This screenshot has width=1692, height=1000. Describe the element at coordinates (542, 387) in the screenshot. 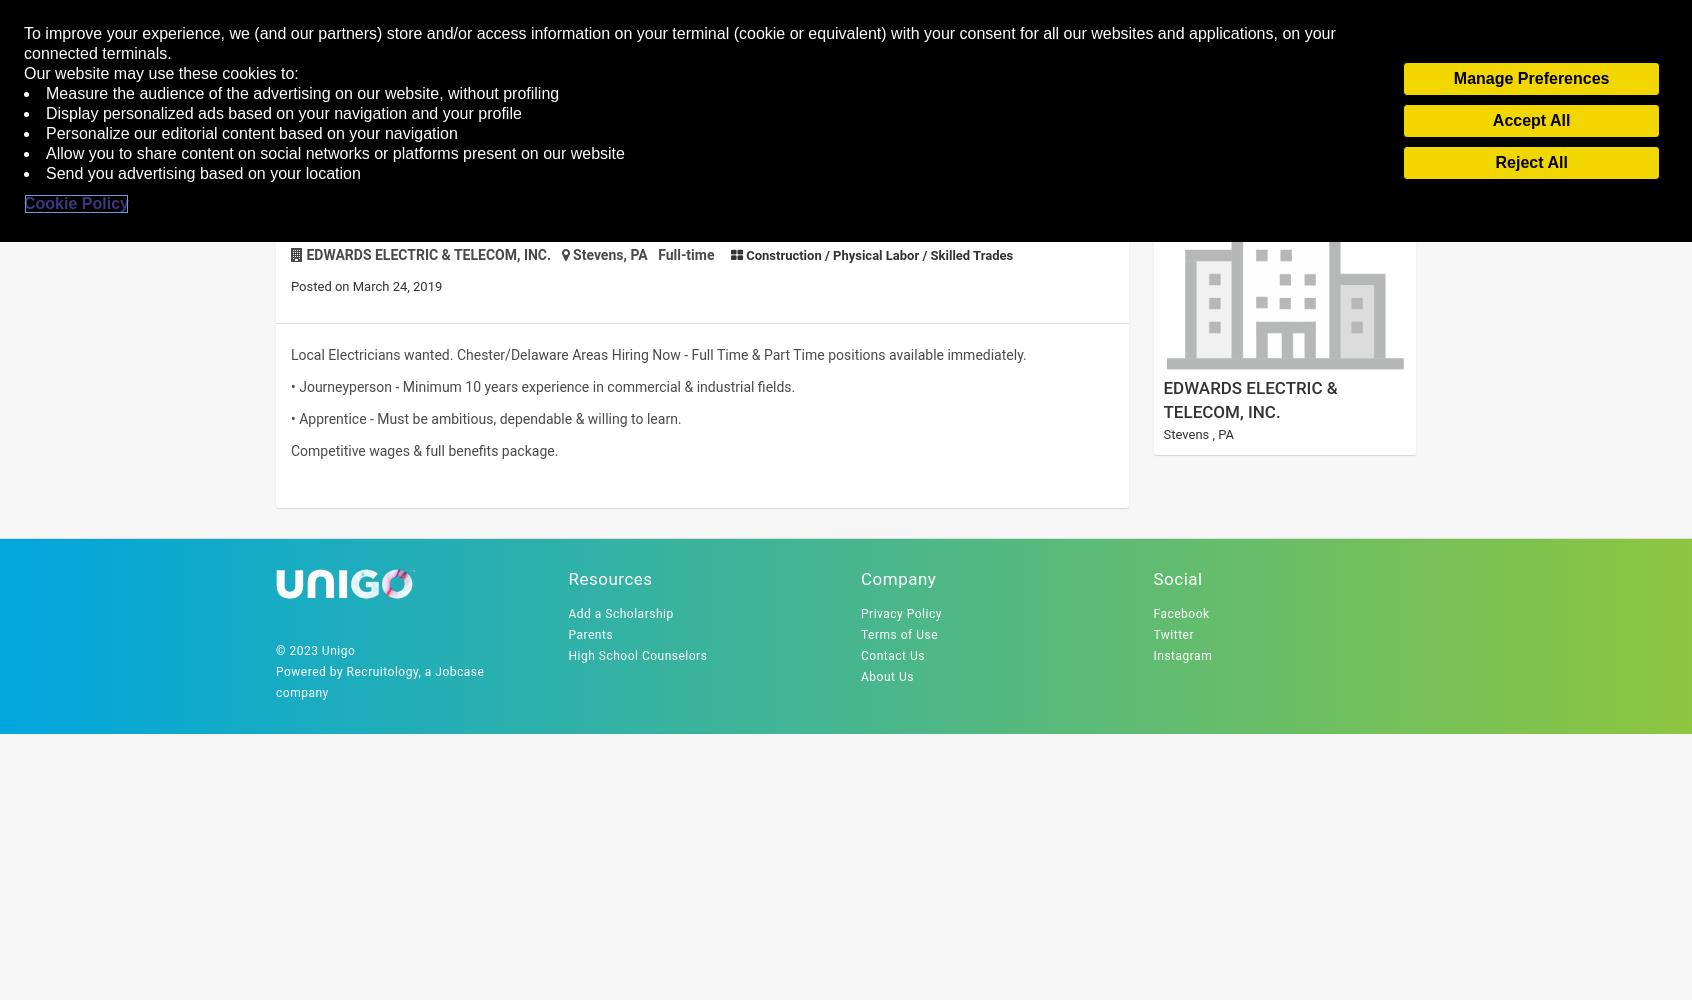

I see `'• Journeyperson - Minimum 10 years experience in commercial & industrial fields.'` at that location.